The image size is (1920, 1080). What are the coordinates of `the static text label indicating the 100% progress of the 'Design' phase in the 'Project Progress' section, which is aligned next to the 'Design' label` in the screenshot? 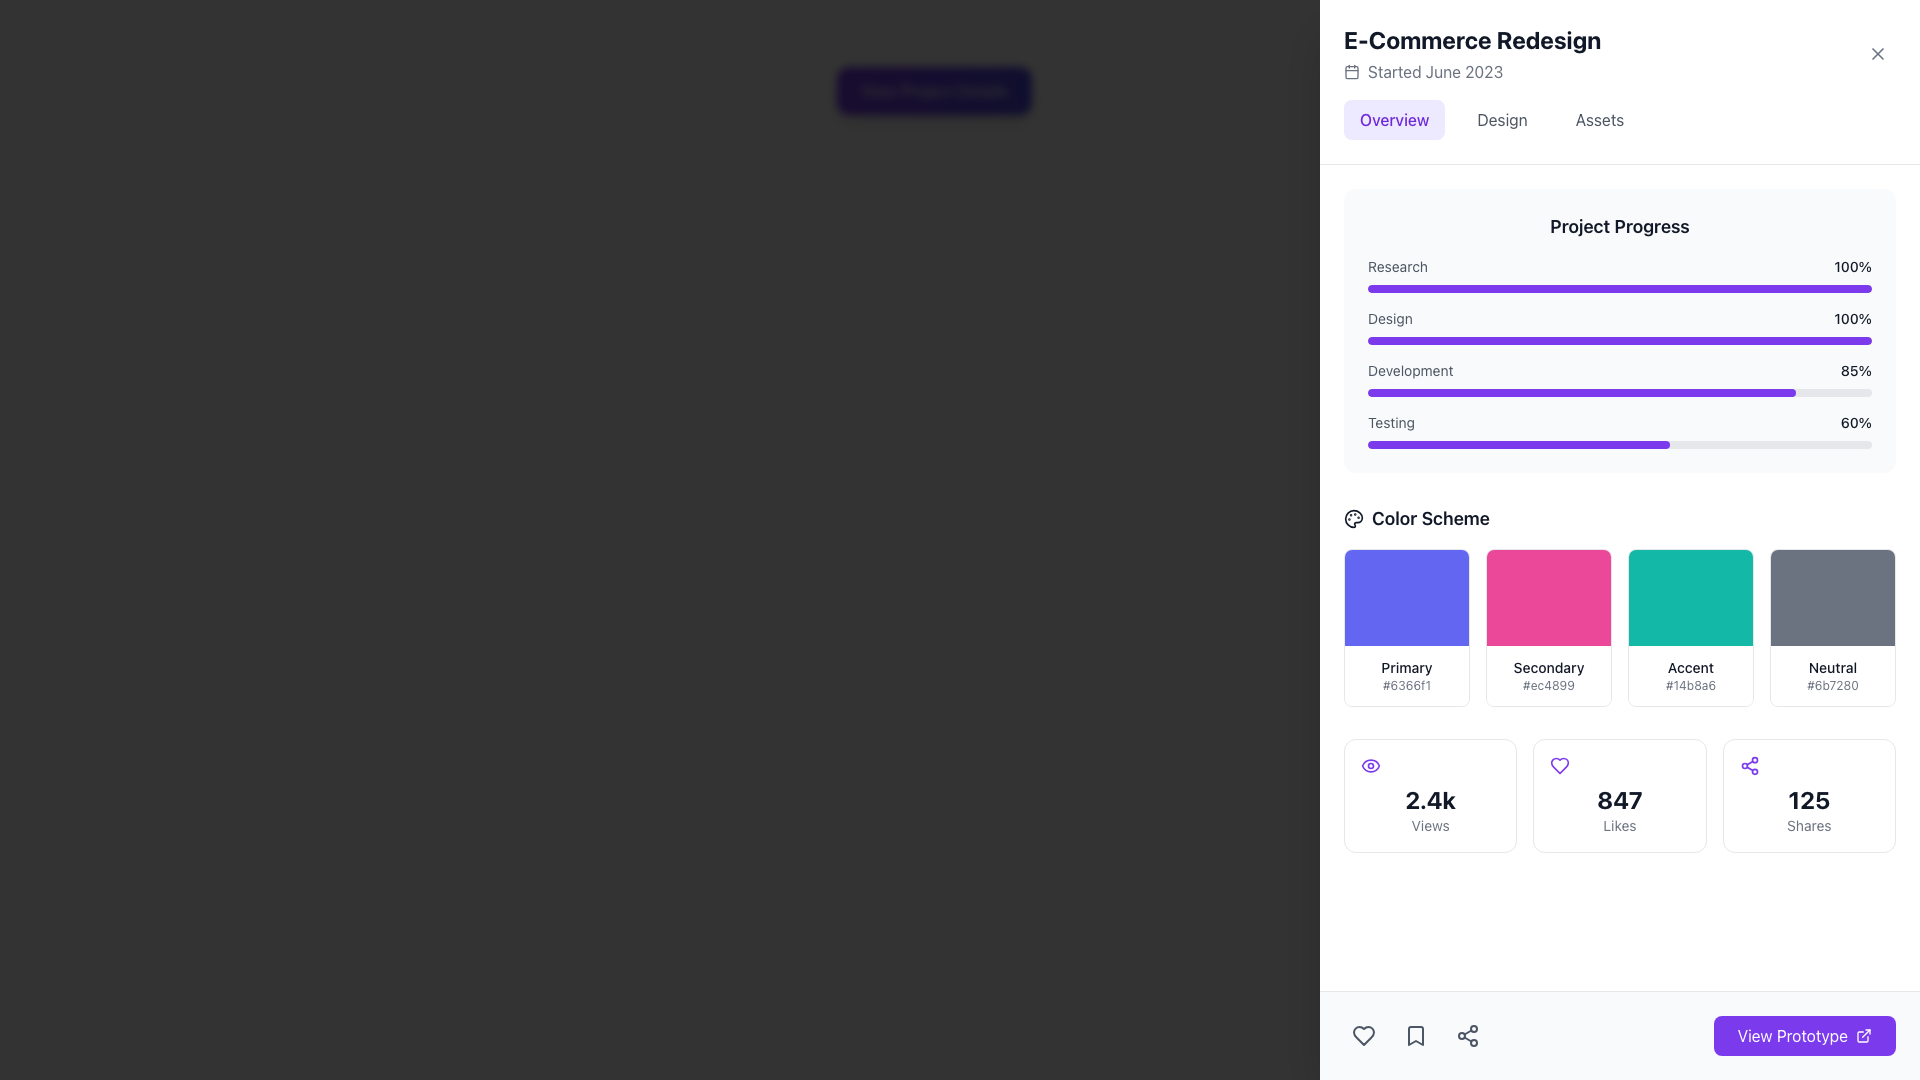 It's located at (1852, 318).